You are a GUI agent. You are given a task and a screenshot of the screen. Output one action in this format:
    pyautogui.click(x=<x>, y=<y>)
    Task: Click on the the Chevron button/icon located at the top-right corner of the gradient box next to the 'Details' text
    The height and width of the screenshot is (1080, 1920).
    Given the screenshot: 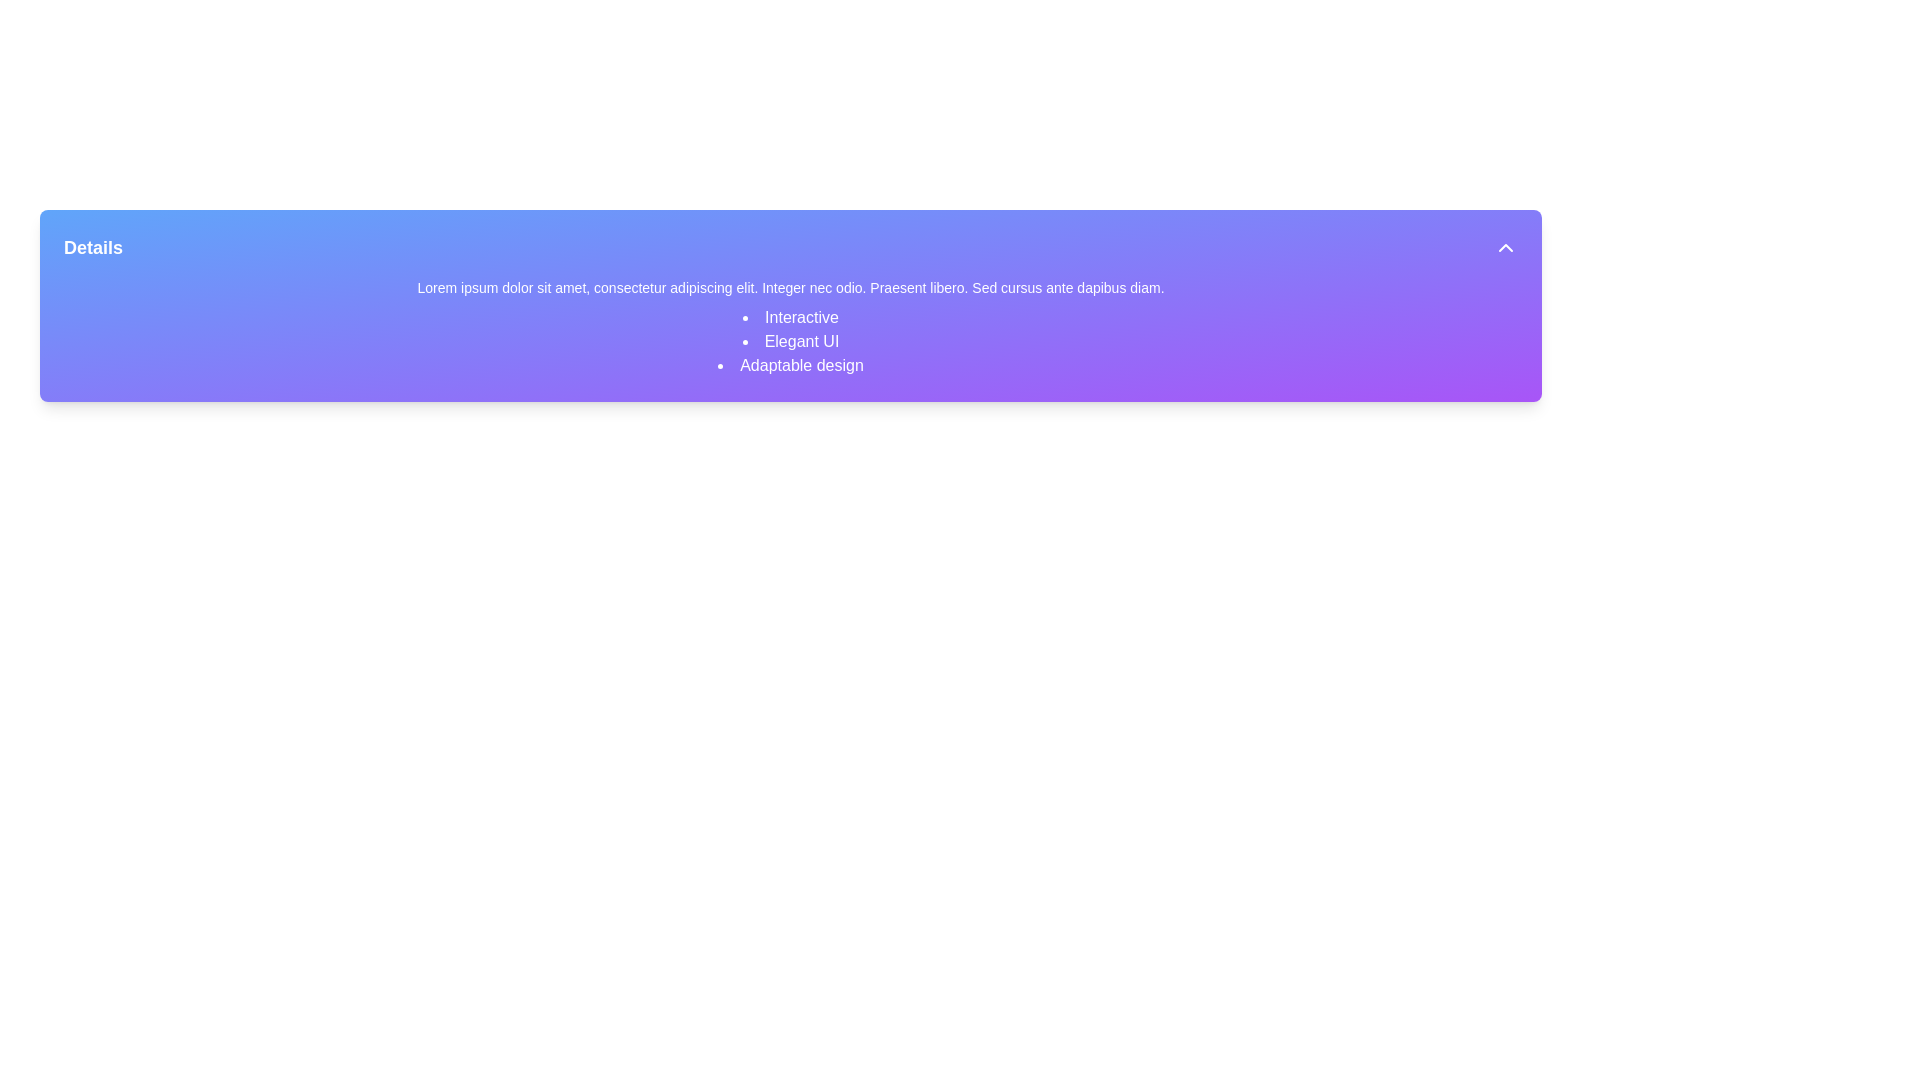 What is the action you would take?
    pyautogui.click(x=1506, y=246)
    